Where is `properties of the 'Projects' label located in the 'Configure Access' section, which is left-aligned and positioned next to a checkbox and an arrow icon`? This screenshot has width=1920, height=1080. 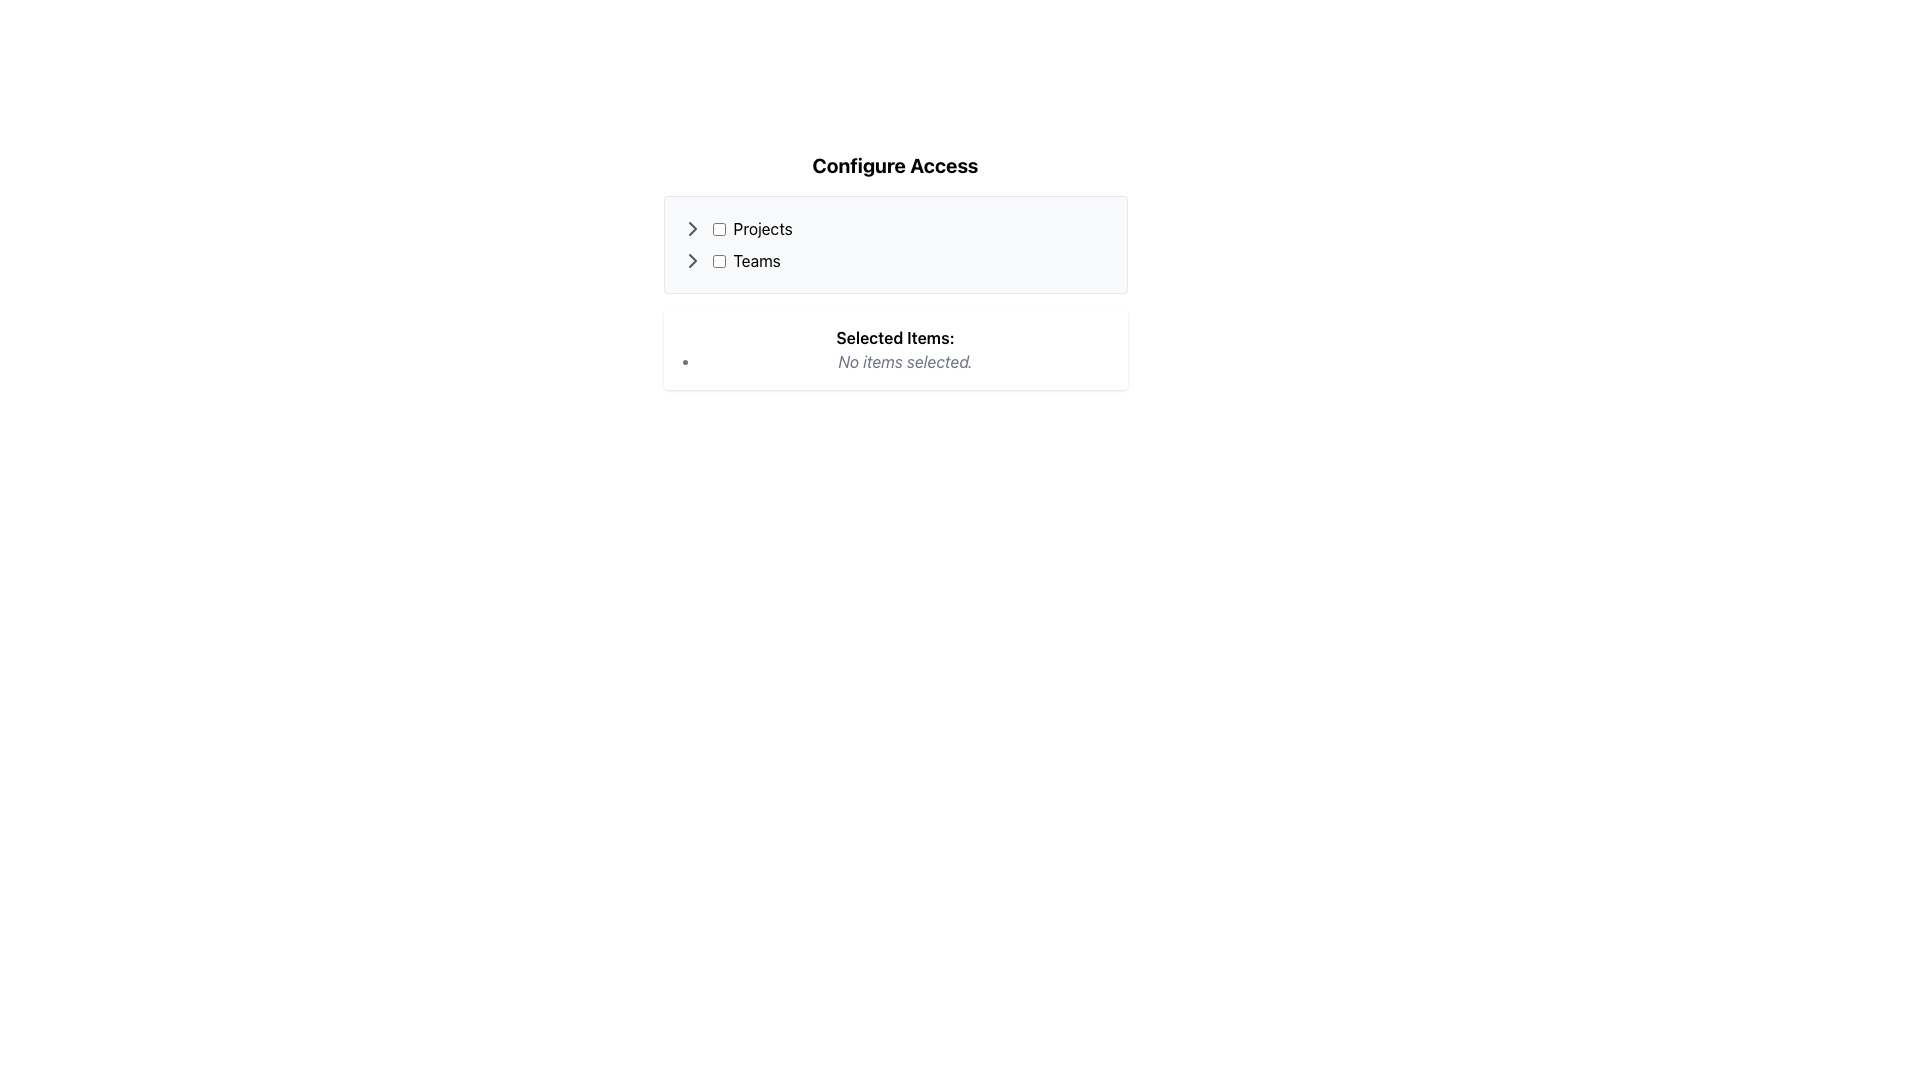
properties of the 'Projects' label located in the 'Configure Access' section, which is left-aligned and positioned next to a checkbox and an arrow icon is located at coordinates (894, 227).